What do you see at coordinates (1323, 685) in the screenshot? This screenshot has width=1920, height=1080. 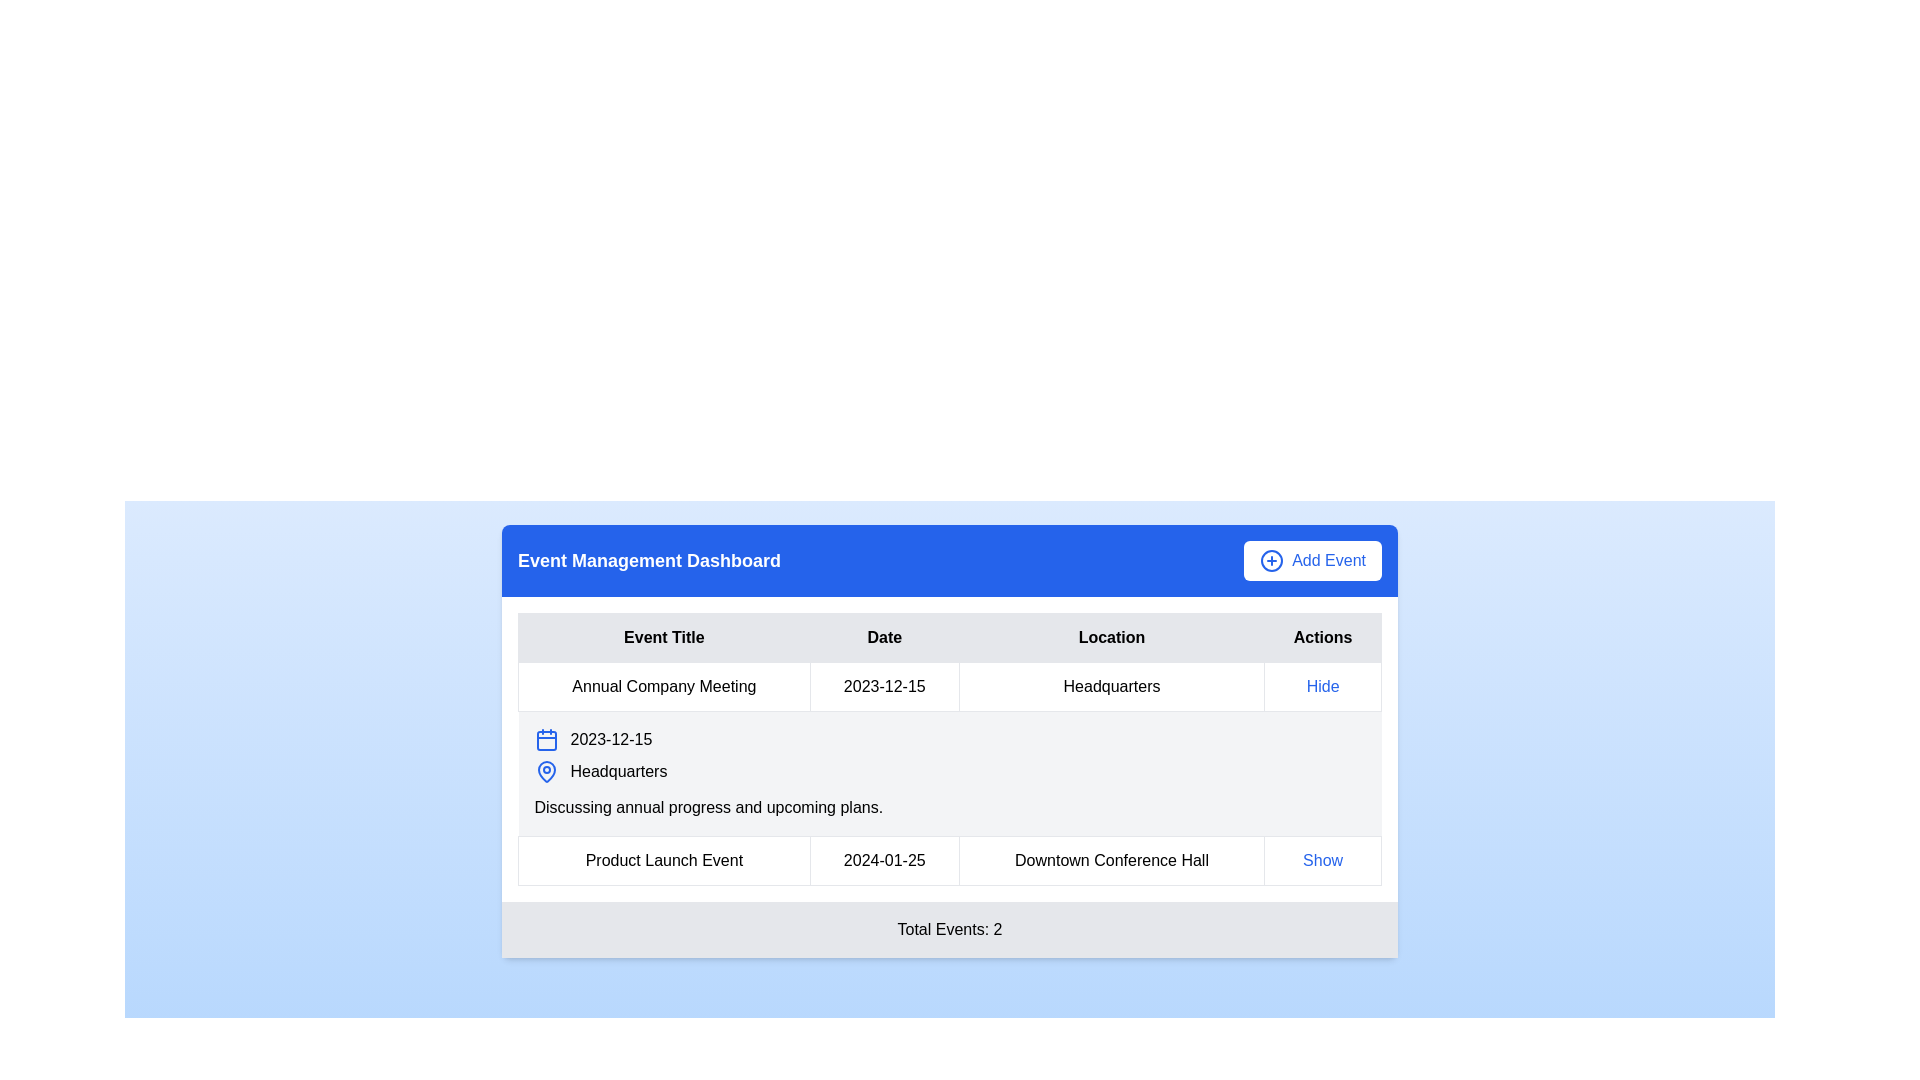 I see `the Interactive Link in the 'Actions' column of the first row for the event titled 'Annual Company Meeting' to hide the event details` at bounding box center [1323, 685].